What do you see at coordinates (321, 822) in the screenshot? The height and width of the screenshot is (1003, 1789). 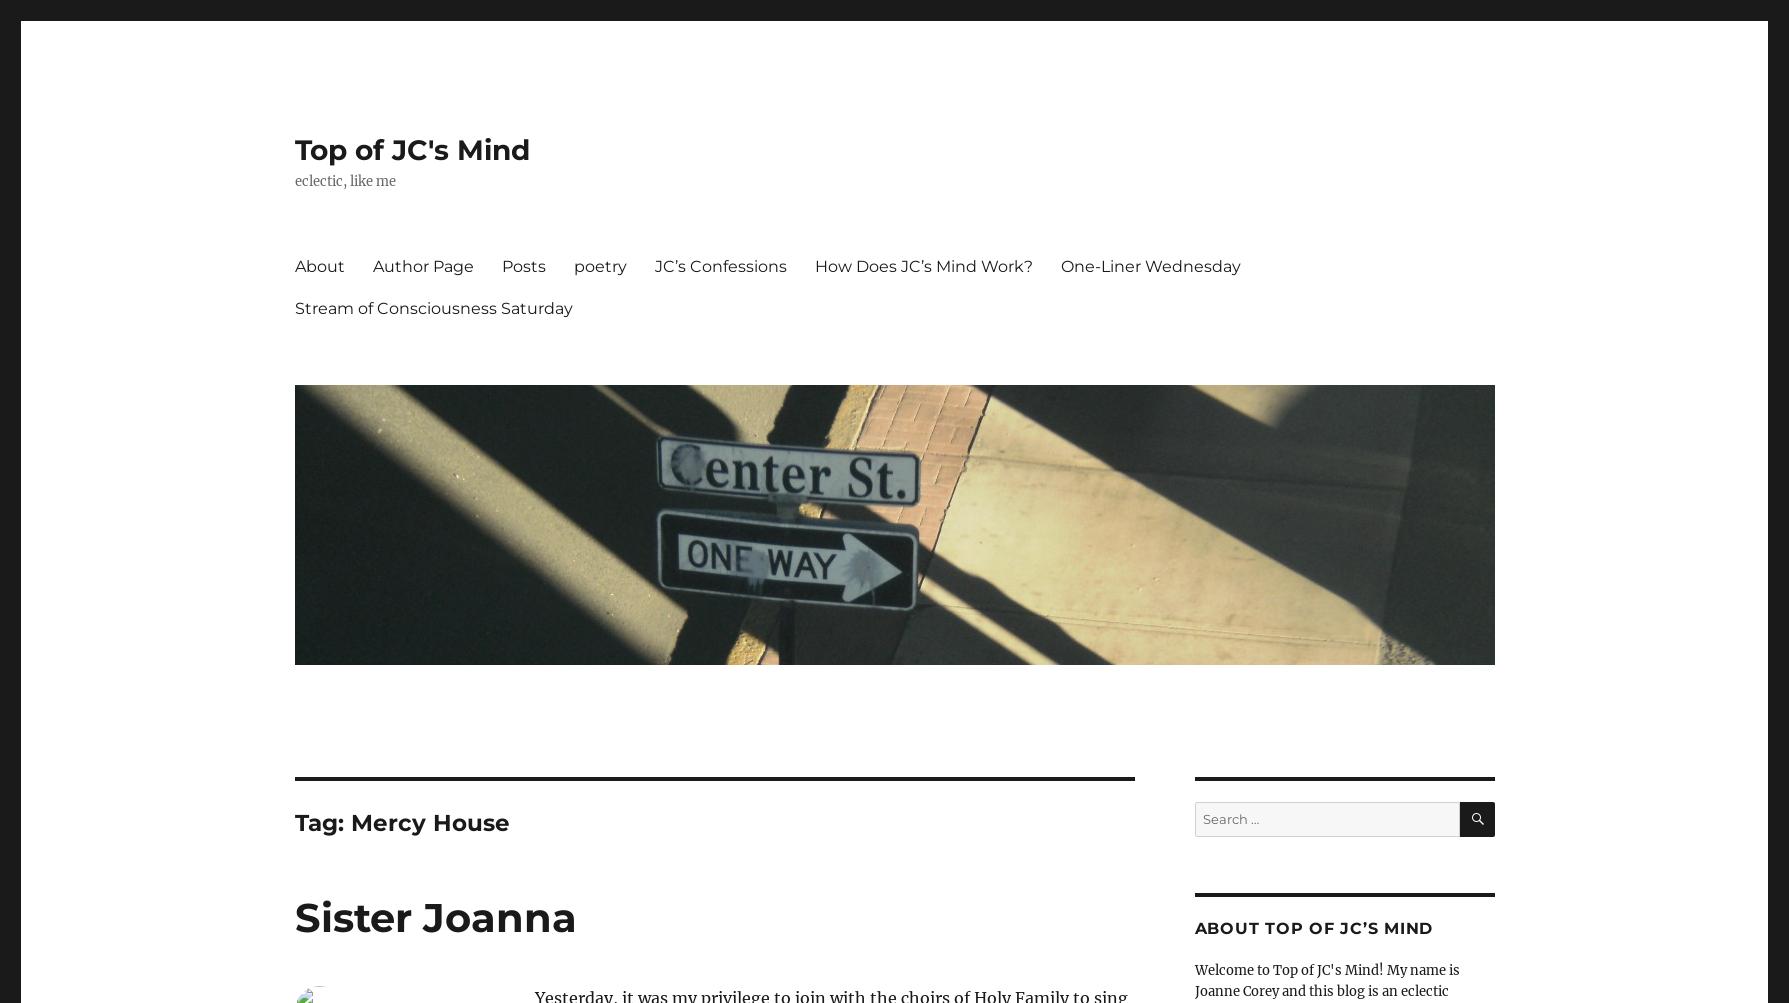 I see `'Tag:'` at bounding box center [321, 822].